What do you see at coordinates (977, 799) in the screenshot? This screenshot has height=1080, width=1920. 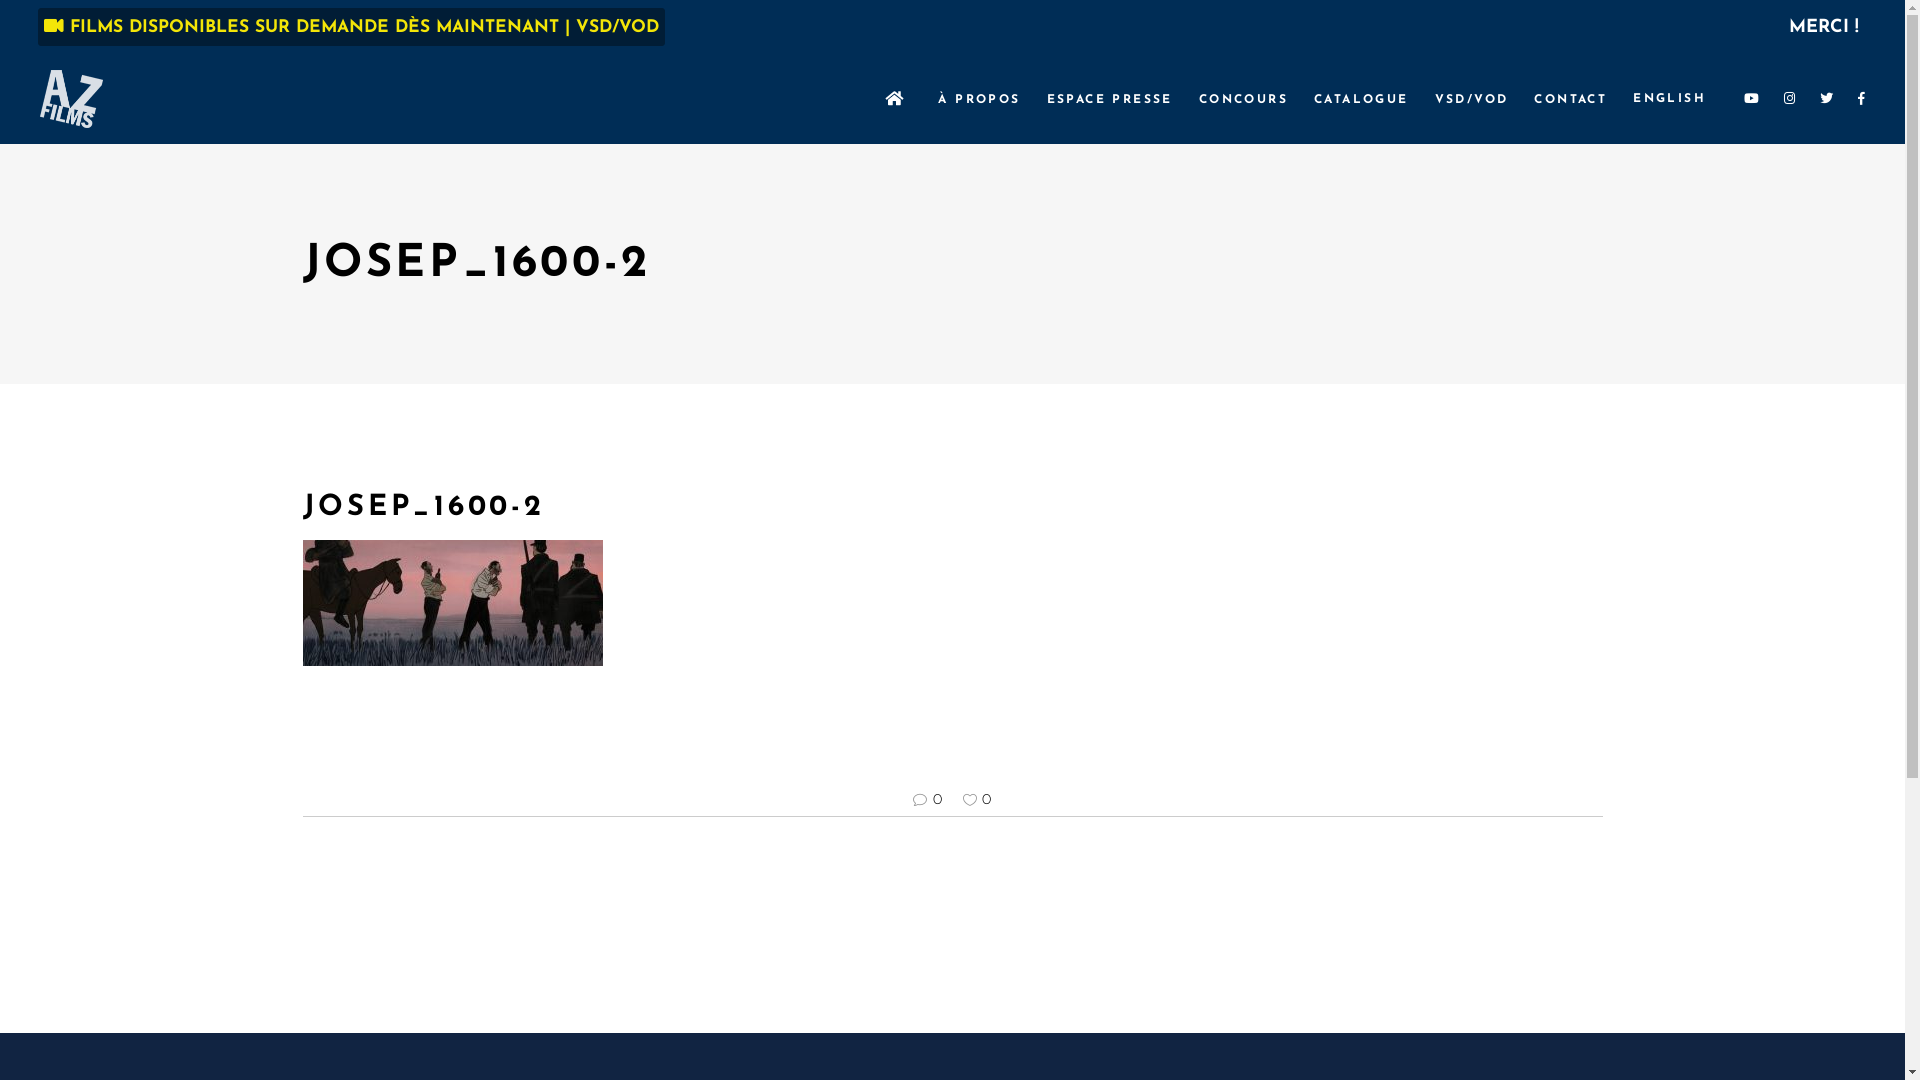 I see `'0'` at bounding box center [977, 799].